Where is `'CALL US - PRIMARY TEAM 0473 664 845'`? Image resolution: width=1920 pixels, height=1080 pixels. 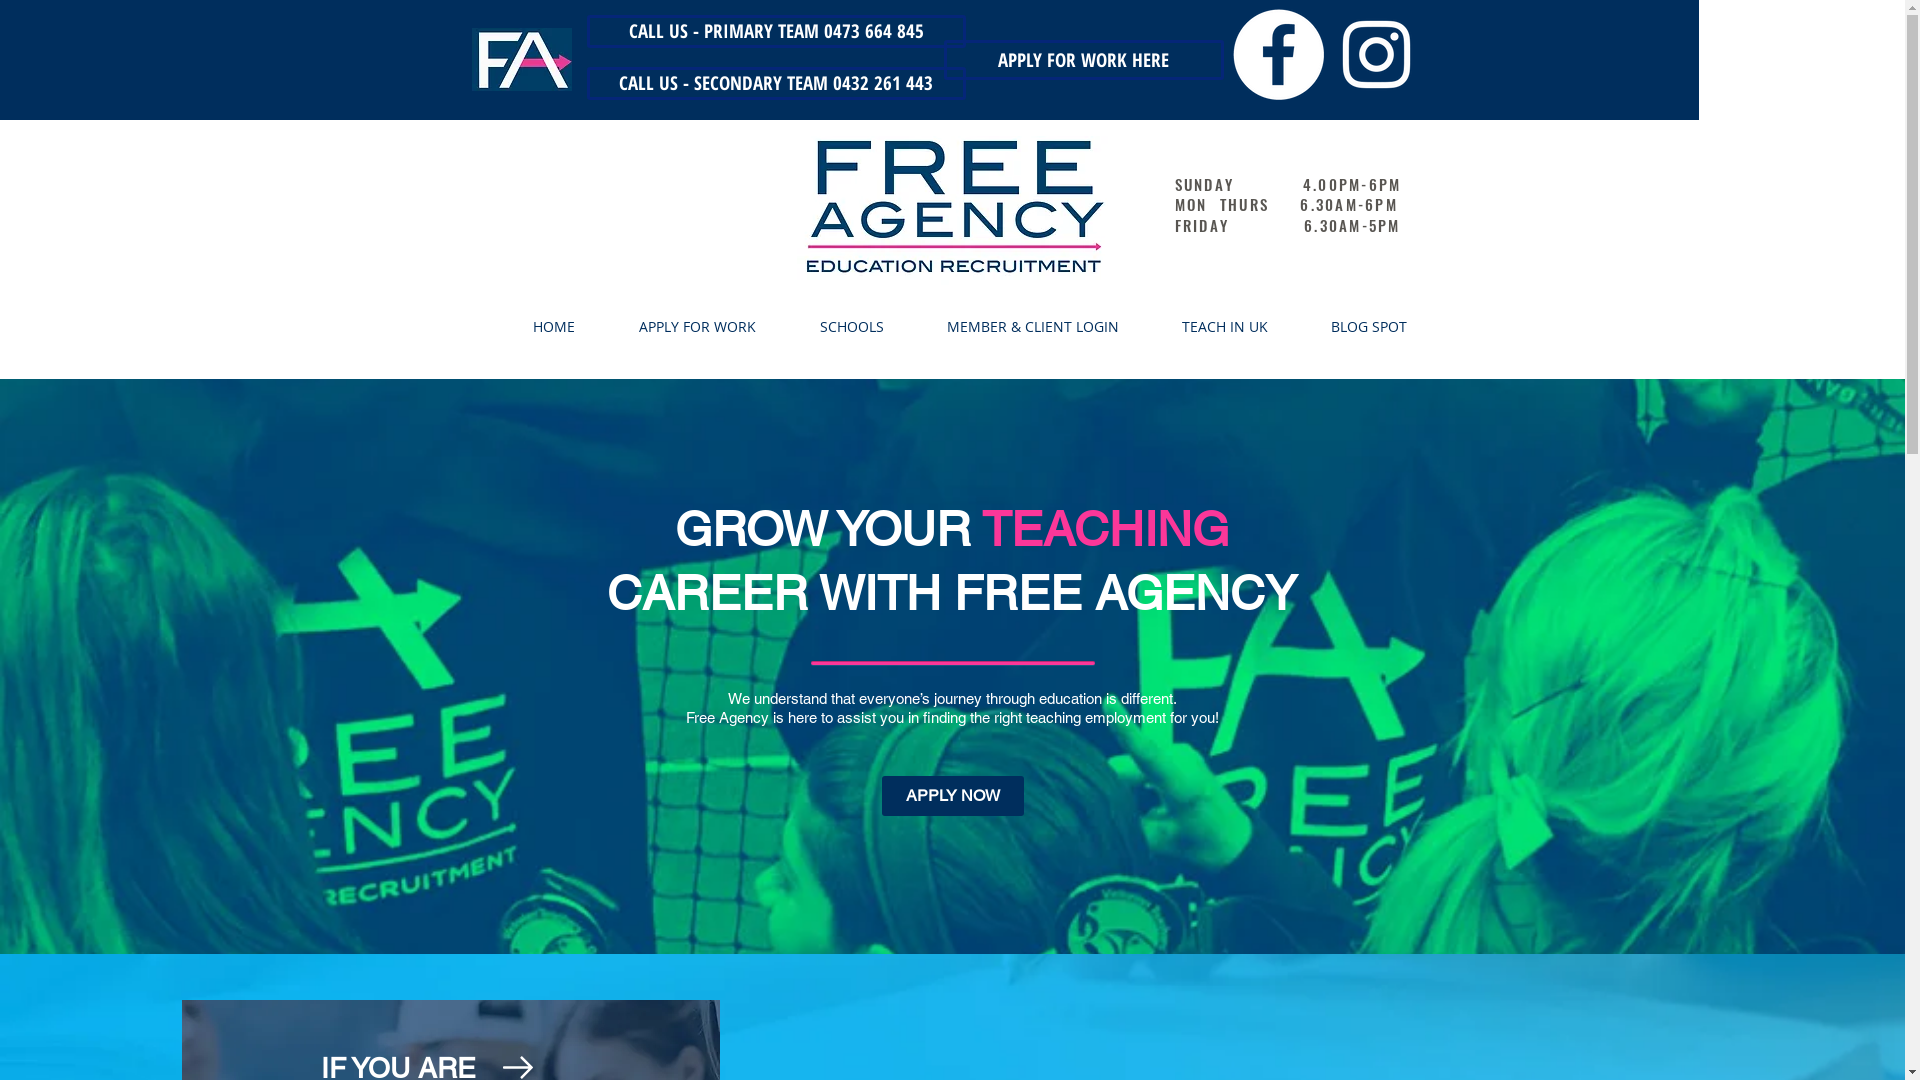
'CALL US - PRIMARY TEAM 0473 664 845' is located at coordinates (774, 31).